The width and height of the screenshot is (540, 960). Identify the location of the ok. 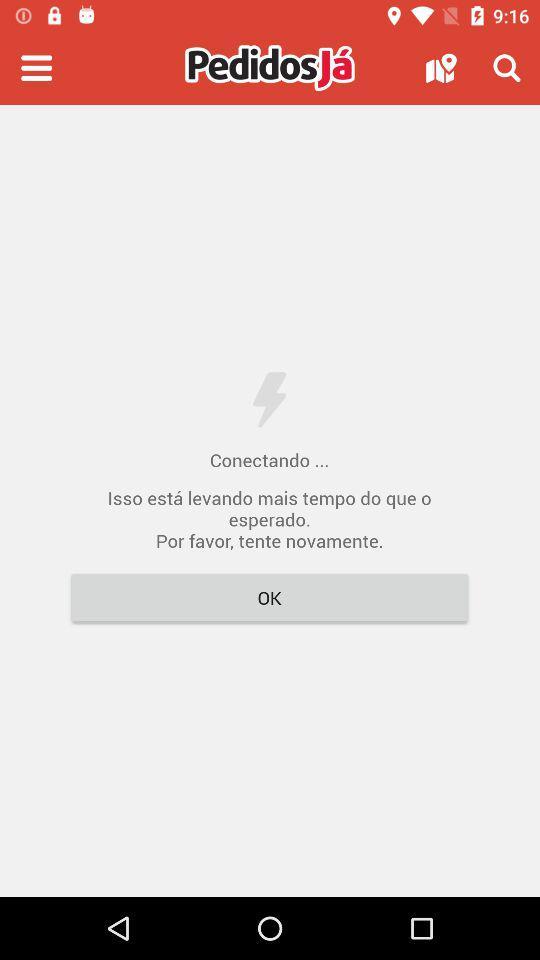
(269, 597).